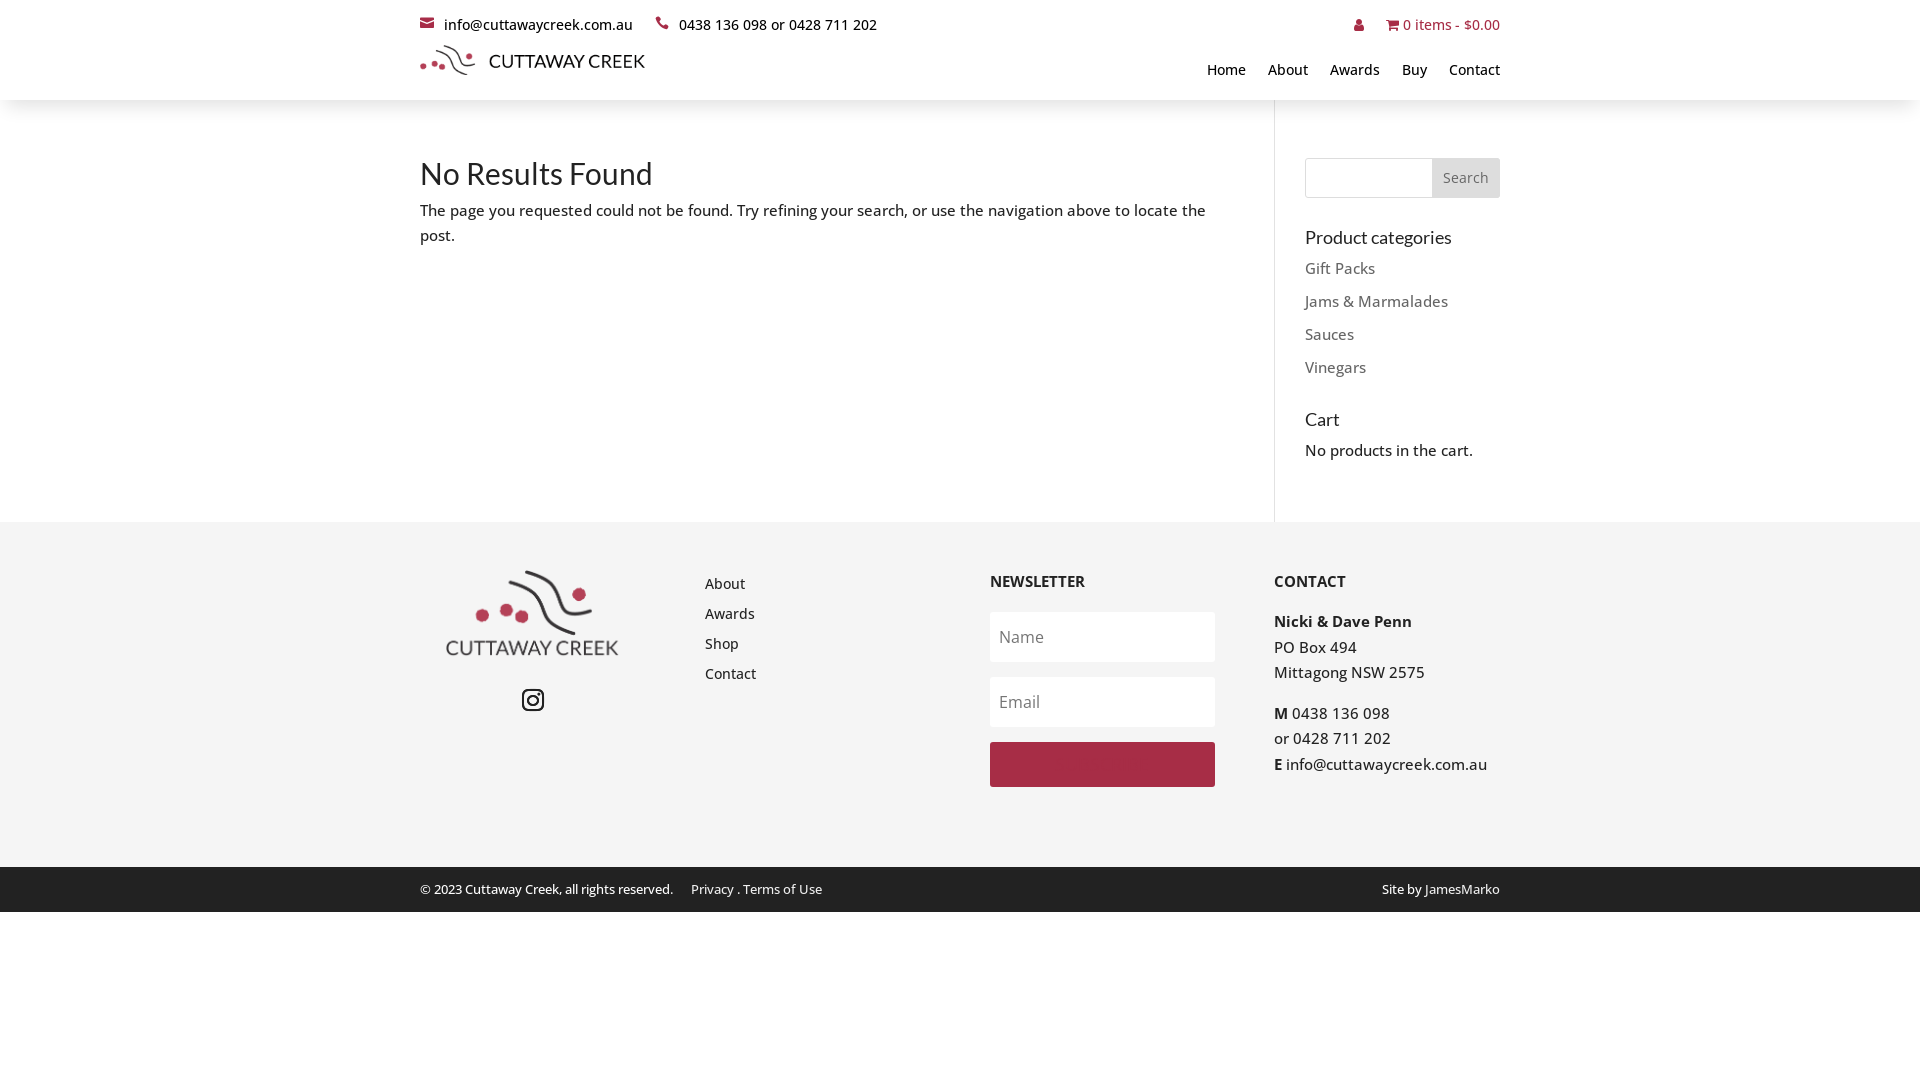 Image resolution: width=1920 pixels, height=1080 pixels. What do you see at coordinates (526, 29) in the screenshot?
I see `'info@cuttawaycreek.com.au'` at bounding box center [526, 29].